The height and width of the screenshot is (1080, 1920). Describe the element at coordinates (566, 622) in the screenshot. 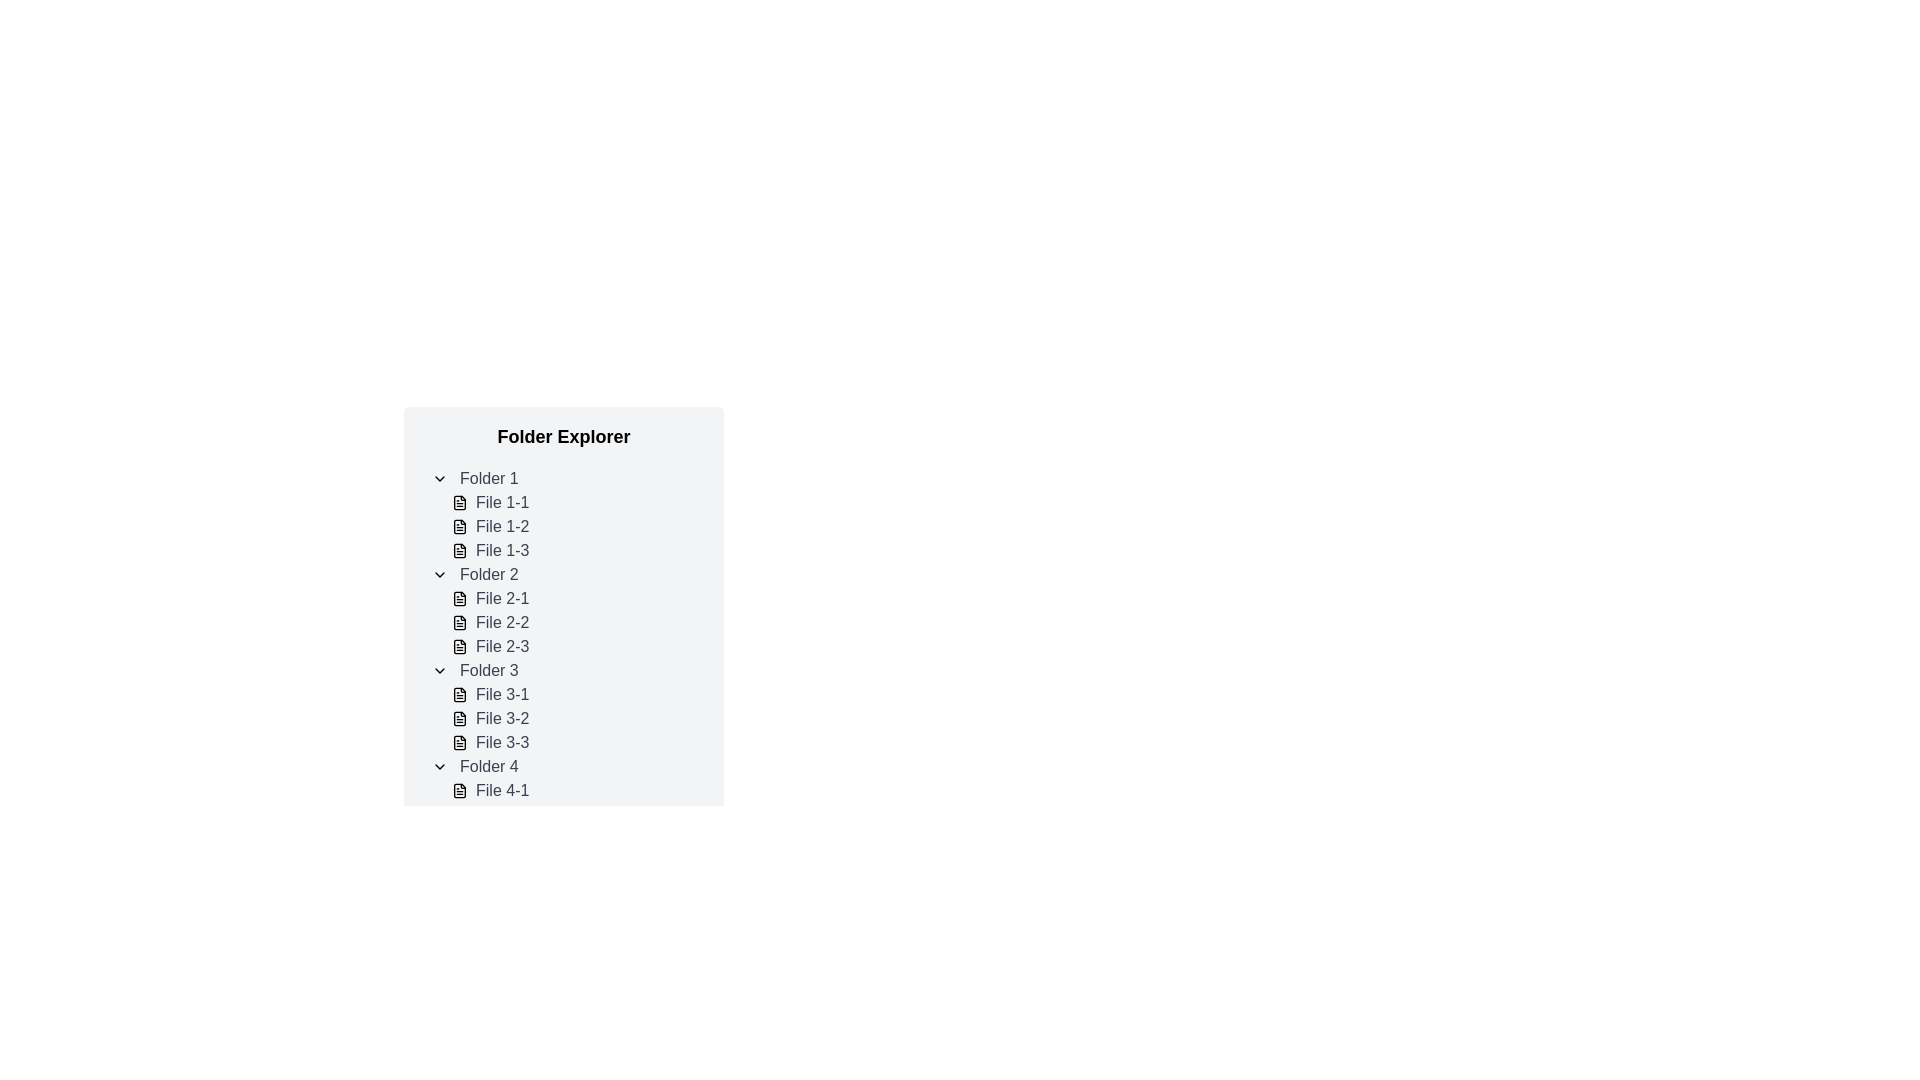

I see `'File 2-2' in the list of file entries under 'Folder 2'` at that location.